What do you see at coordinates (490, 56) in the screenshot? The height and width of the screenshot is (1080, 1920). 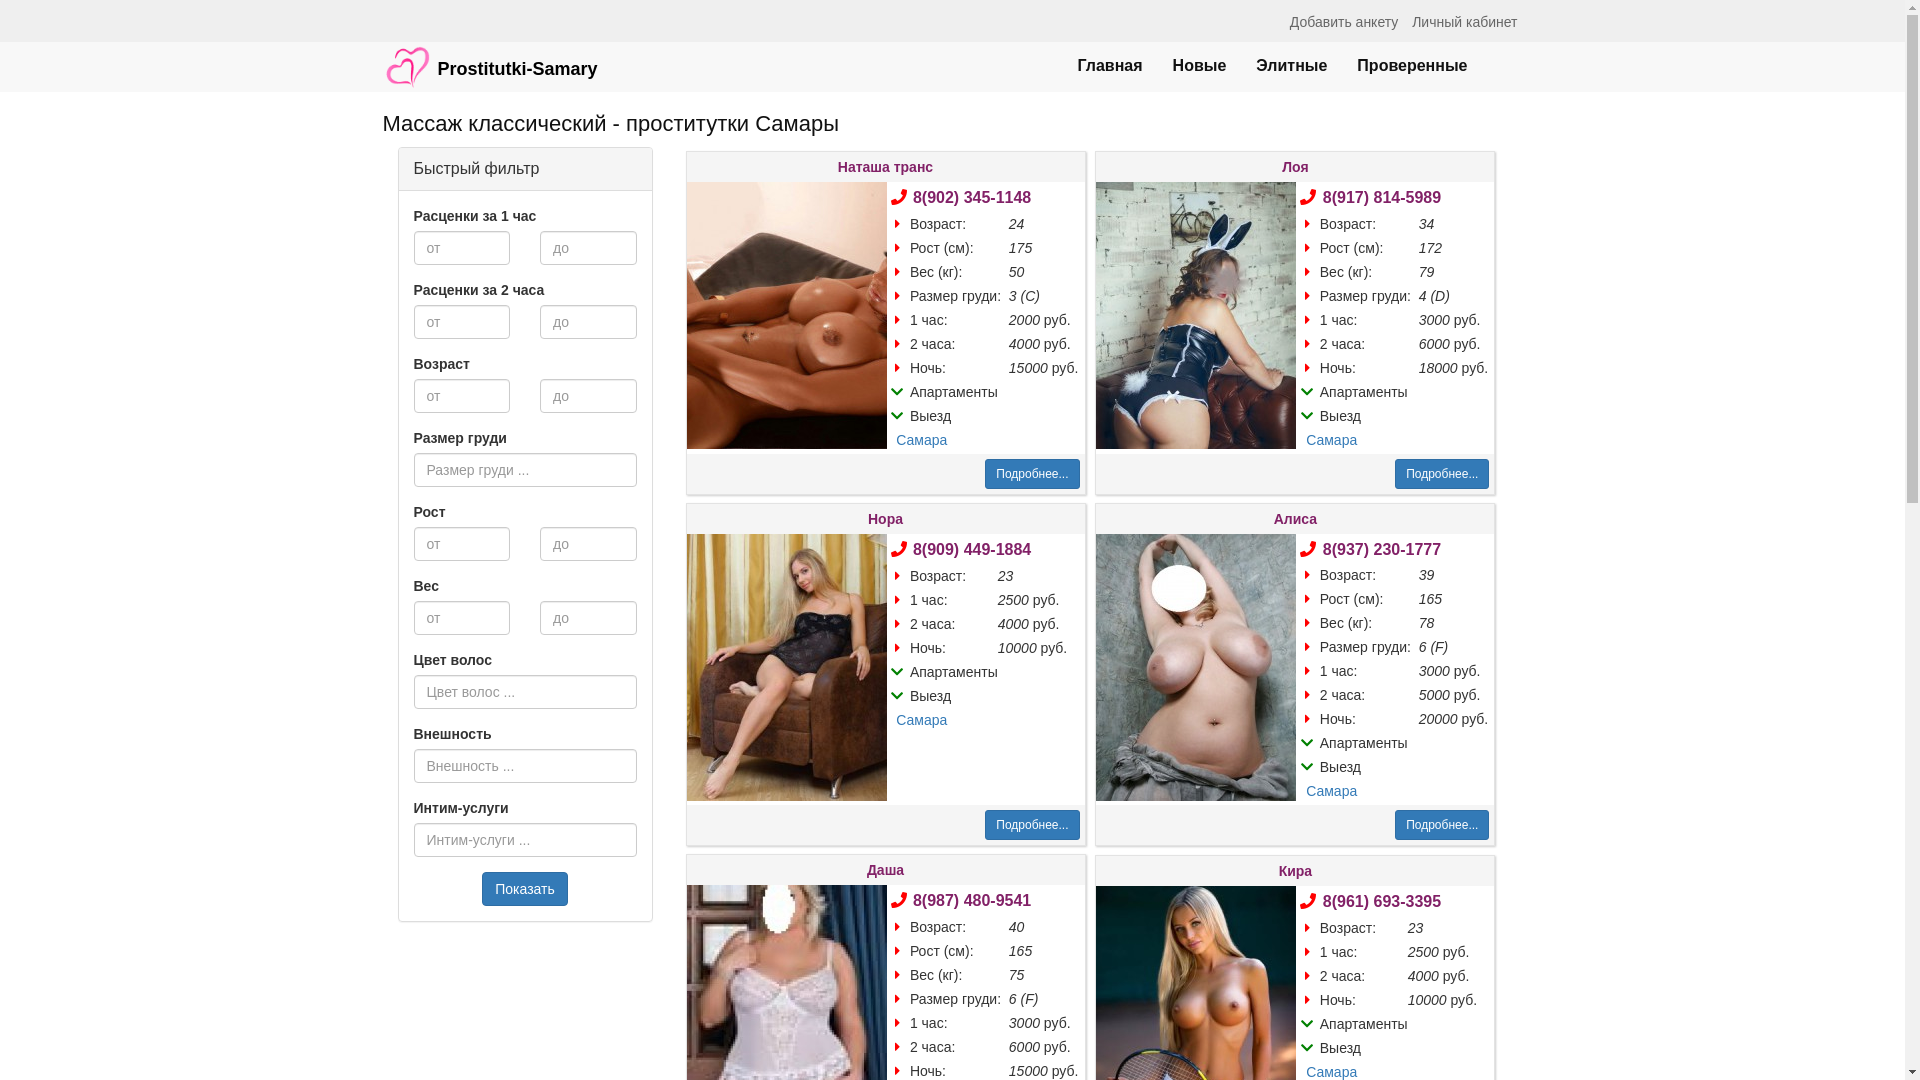 I see `'Prostitutki-Samary'` at bounding box center [490, 56].